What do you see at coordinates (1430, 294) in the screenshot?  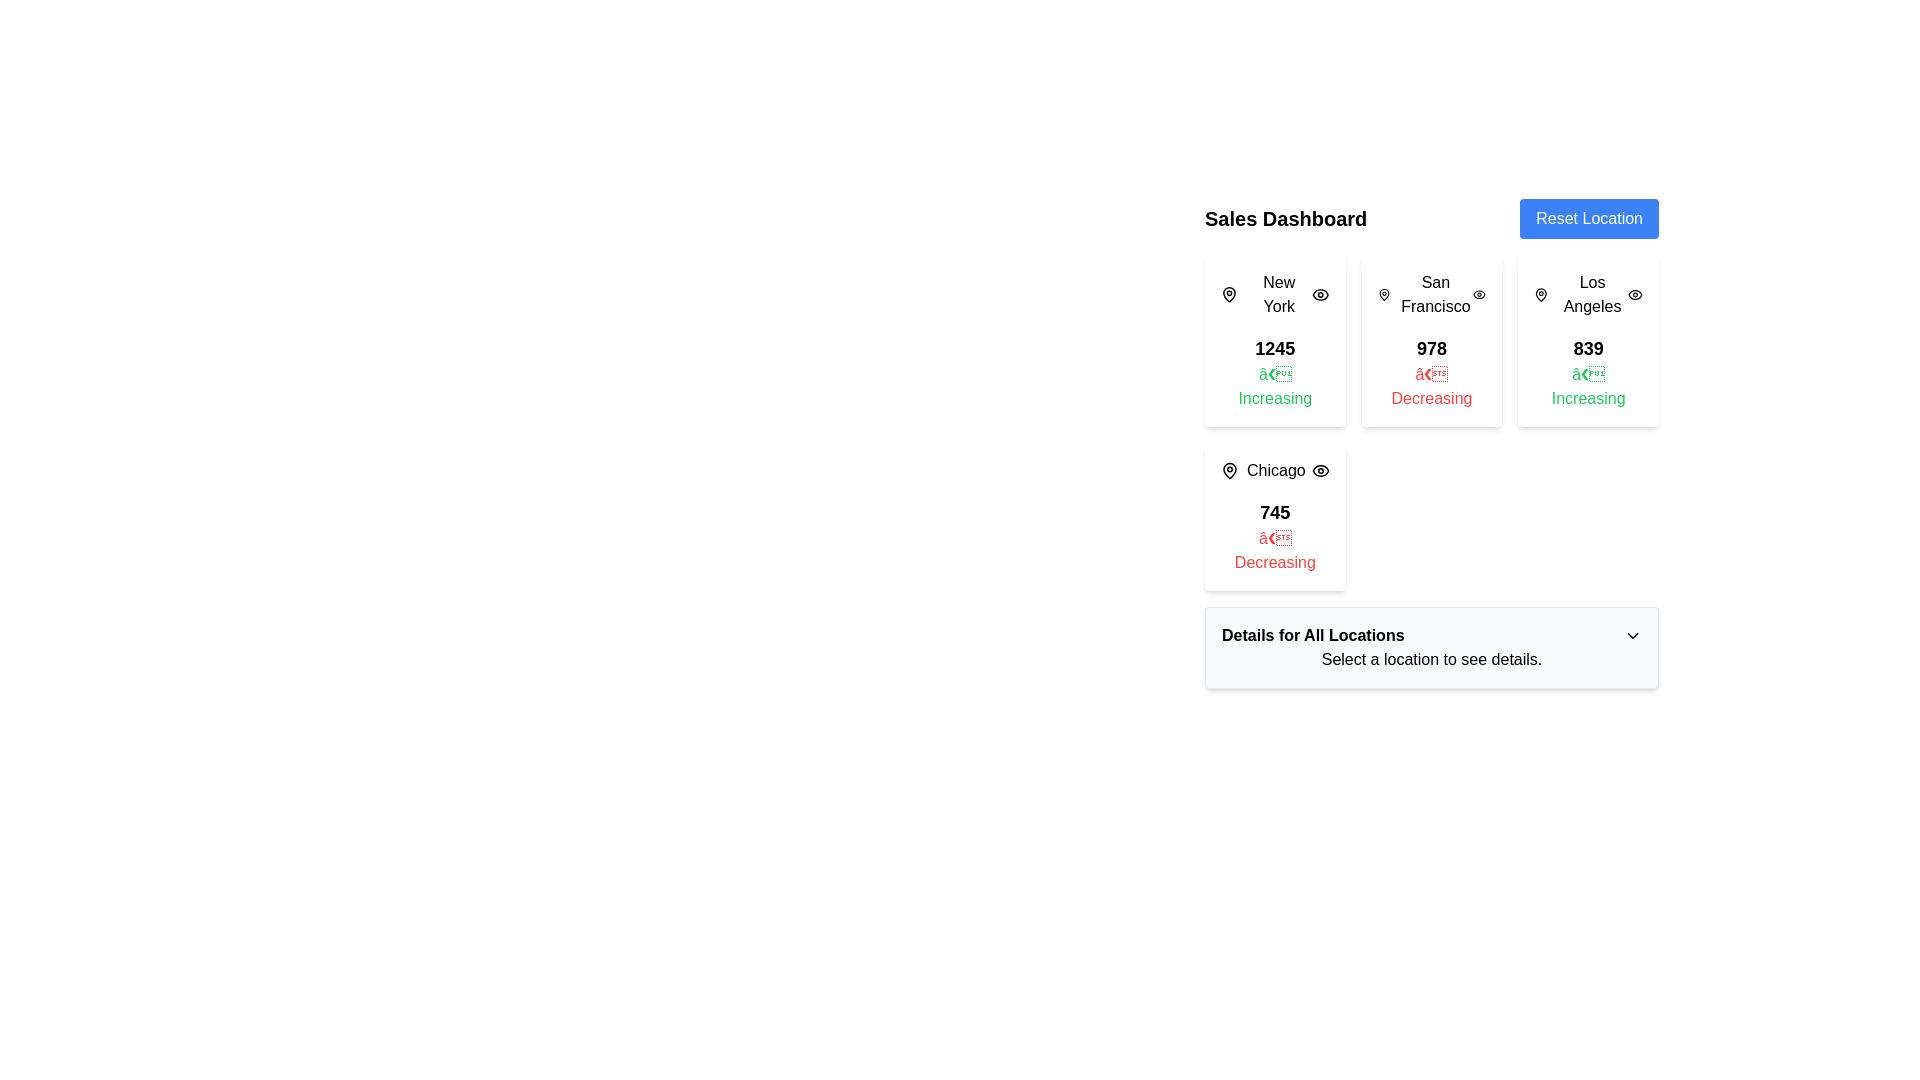 I see `the static text label or header indicating data or metrics related to the city of San Francisco, positioned at the top of its card in the second column of the grid layout` at bounding box center [1430, 294].